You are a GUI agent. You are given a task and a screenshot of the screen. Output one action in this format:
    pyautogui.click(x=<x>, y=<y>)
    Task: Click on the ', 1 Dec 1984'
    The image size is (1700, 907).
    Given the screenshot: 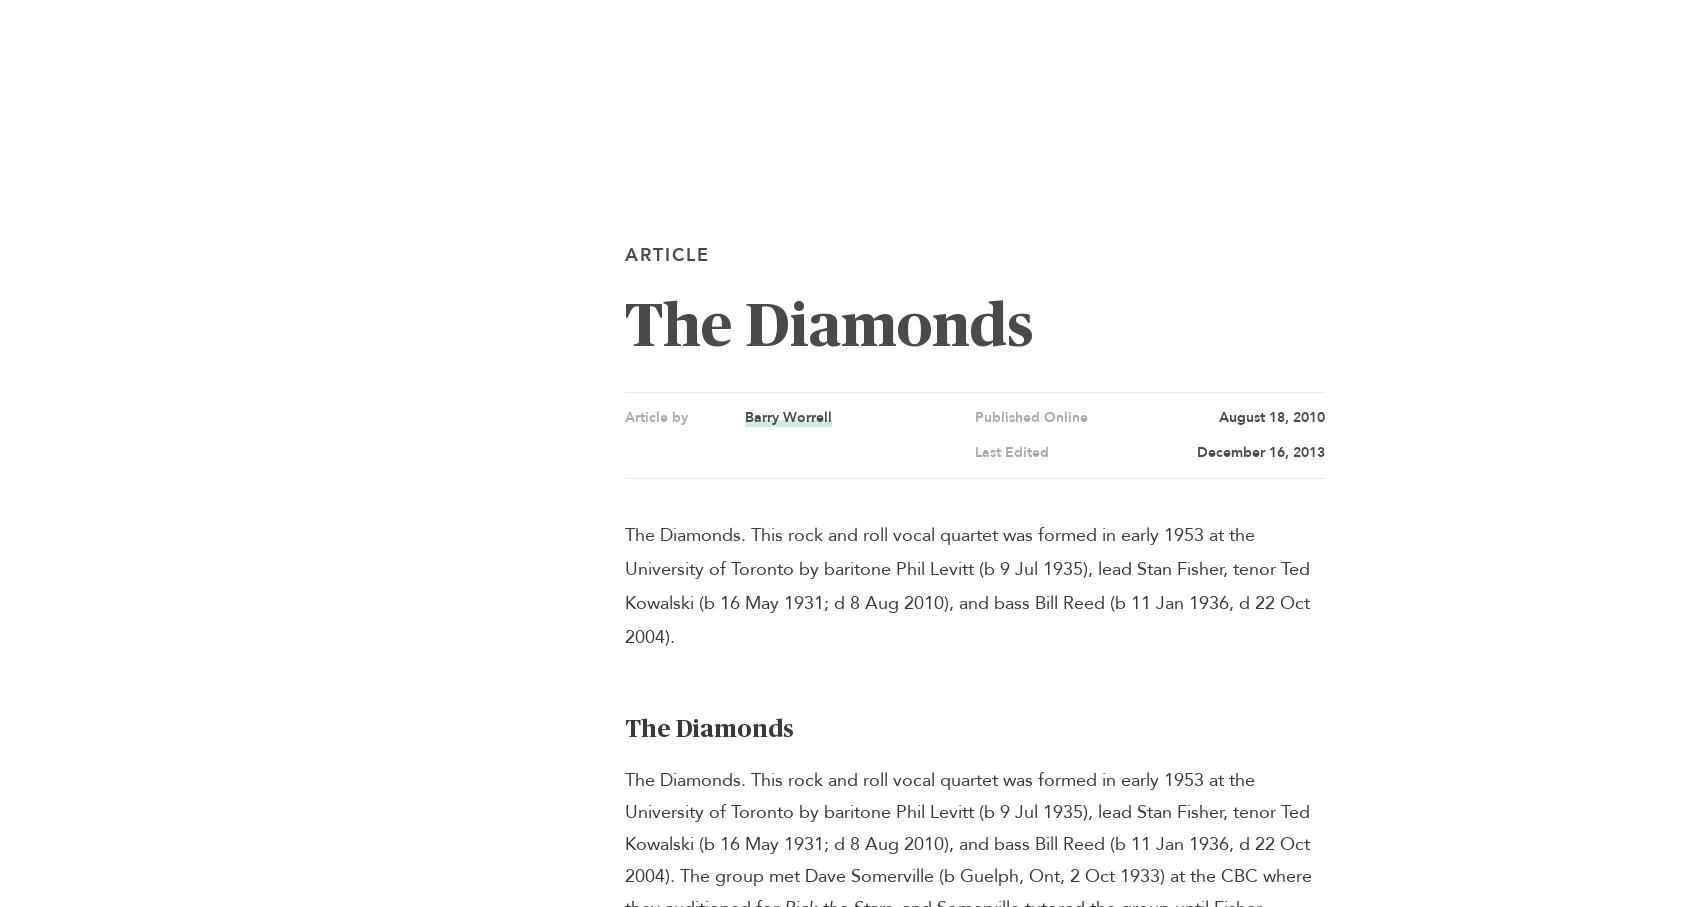 What is the action you would take?
    pyautogui.click(x=557, y=765)
    